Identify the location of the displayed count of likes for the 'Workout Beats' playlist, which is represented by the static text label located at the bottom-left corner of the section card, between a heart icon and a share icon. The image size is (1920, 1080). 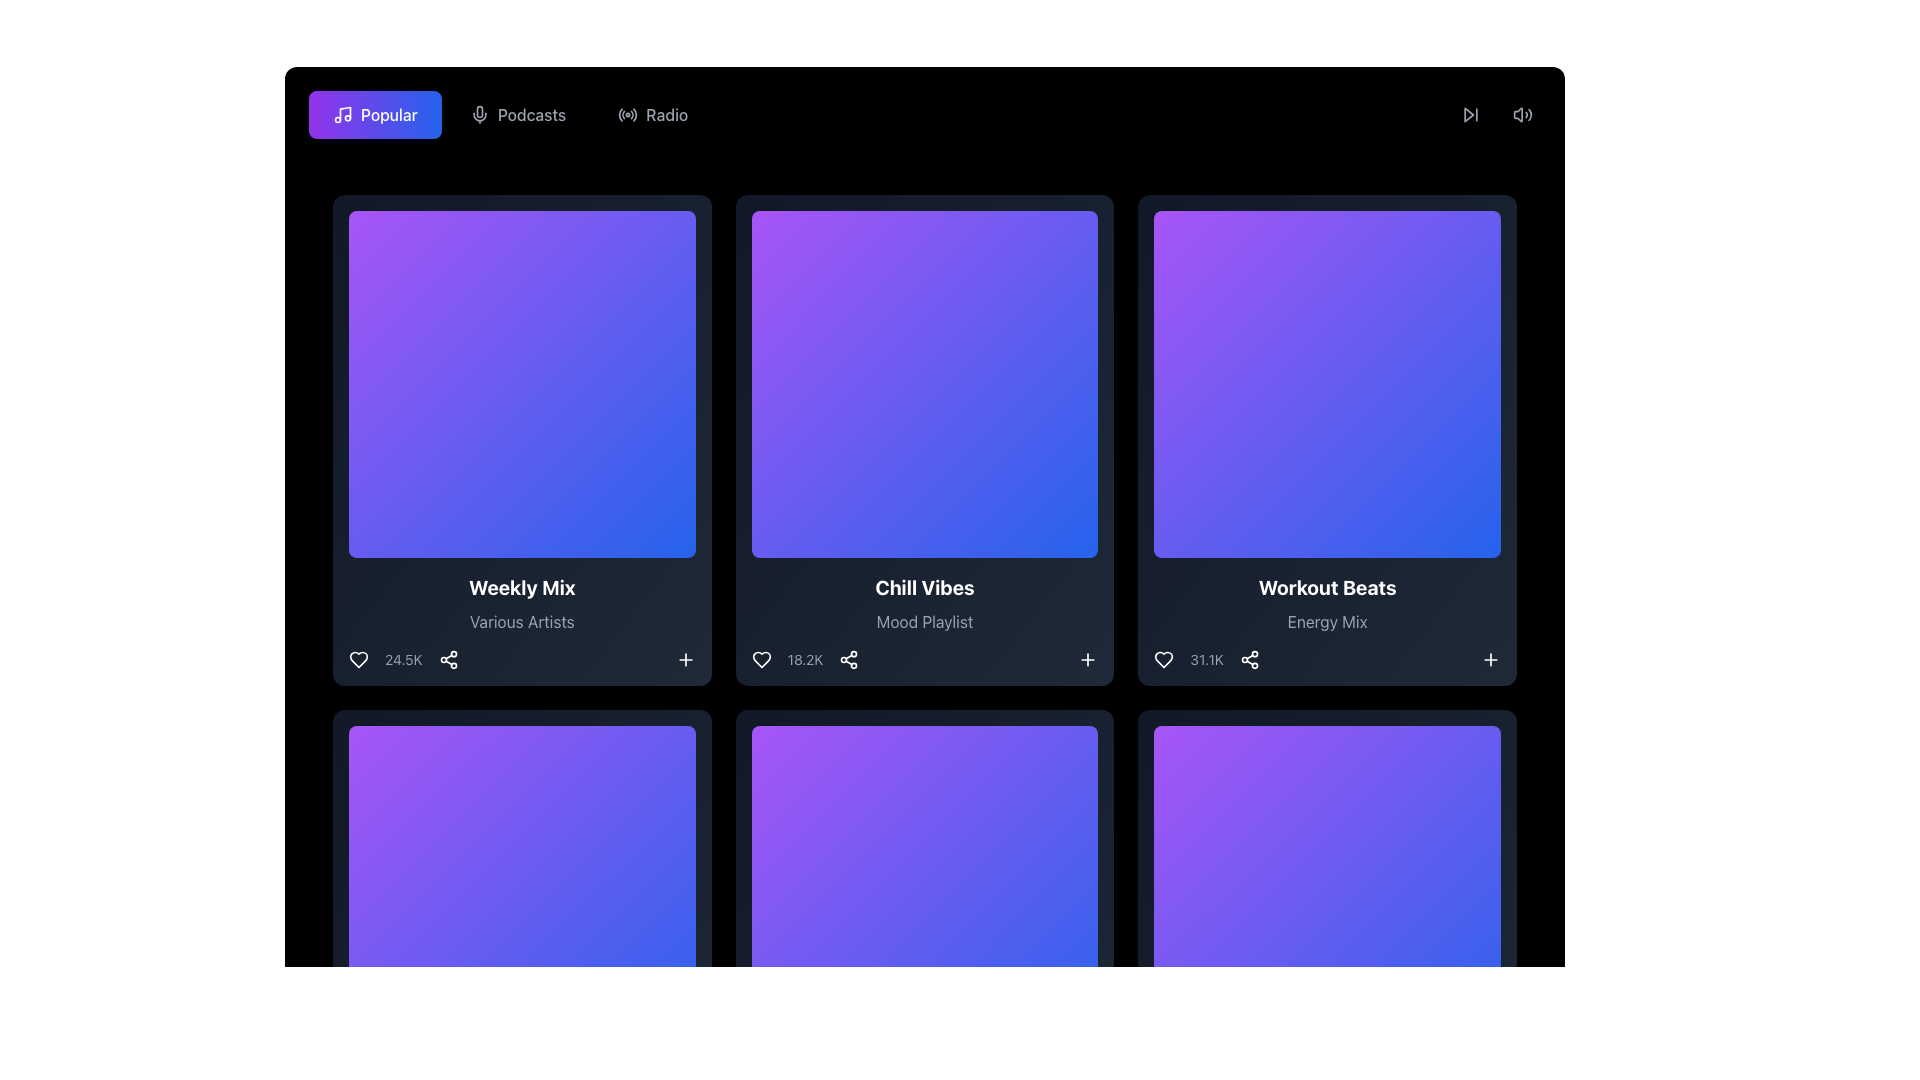
(1206, 659).